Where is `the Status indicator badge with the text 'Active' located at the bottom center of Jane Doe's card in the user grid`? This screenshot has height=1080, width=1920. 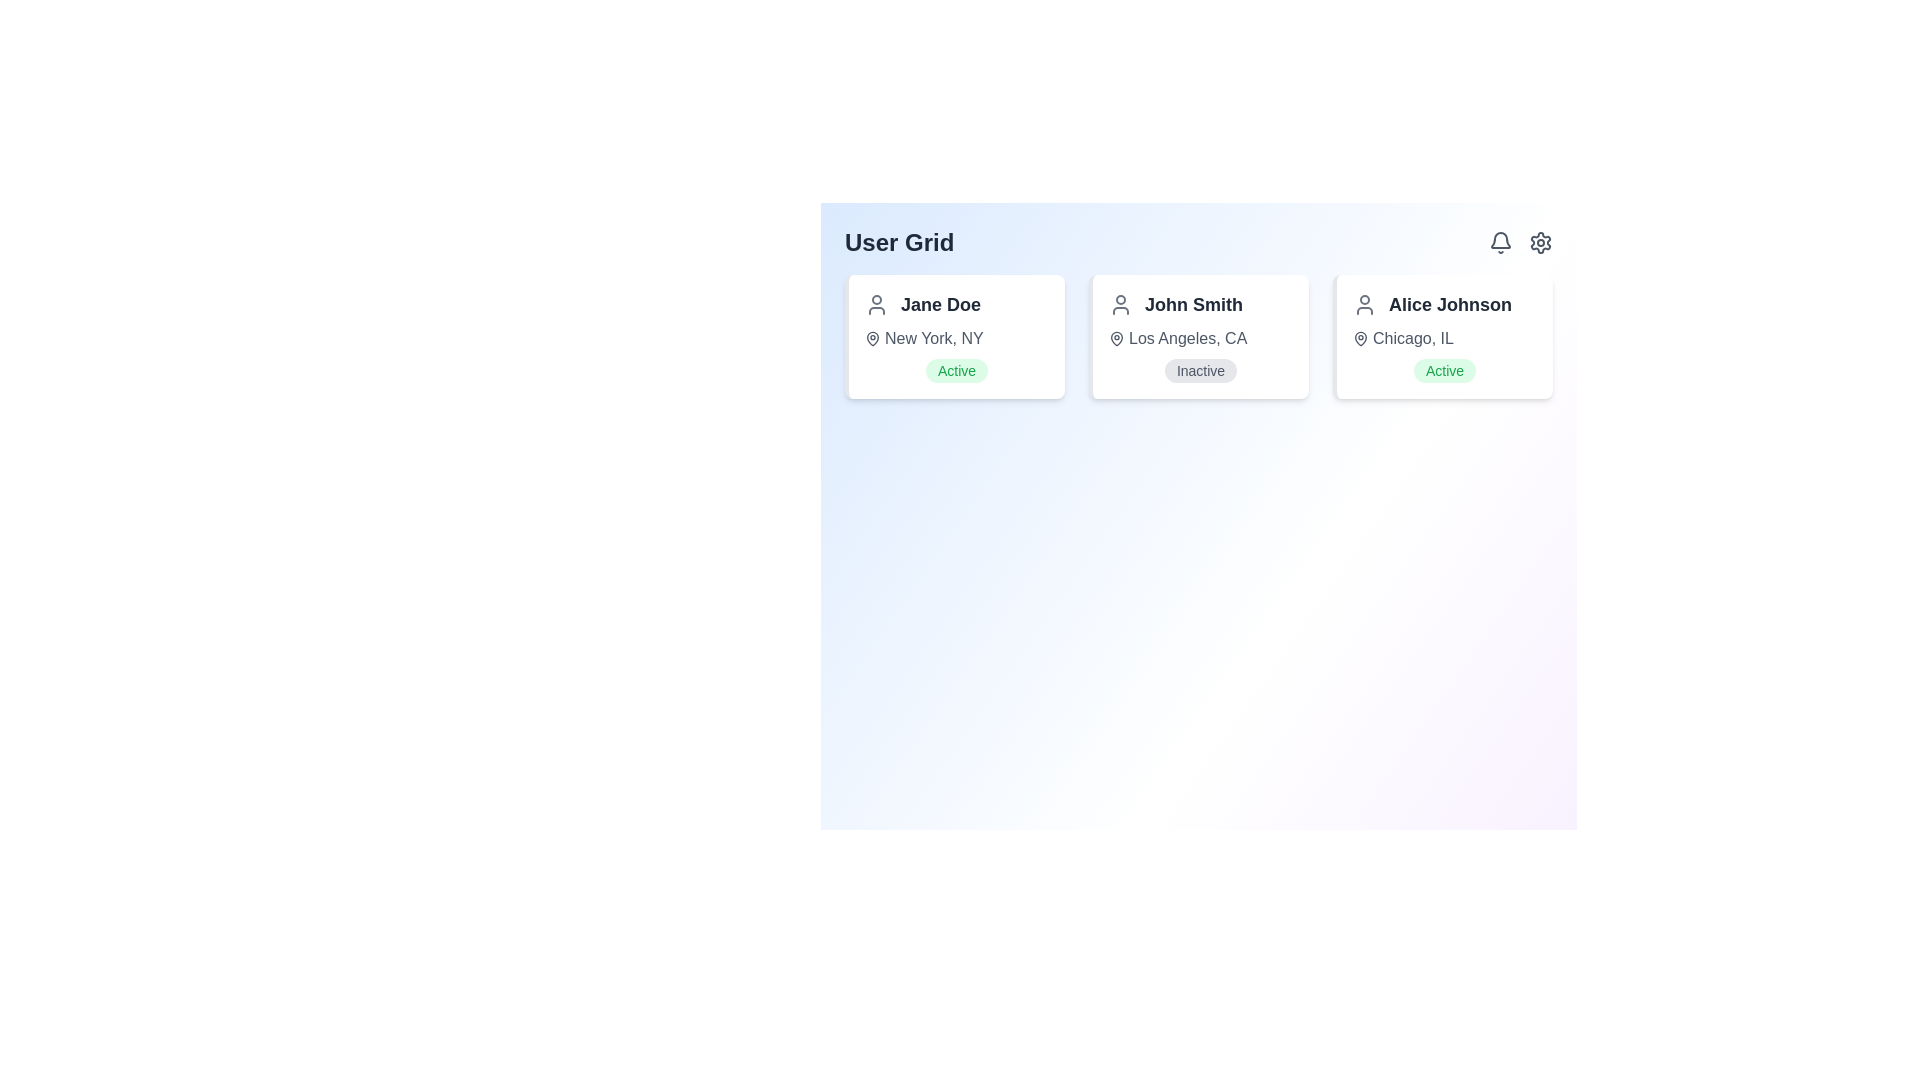
the Status indicator badge with the text 'Active' located at the bottom center of Jane Doe's card in the user grid is located at coordinates (955, 370).